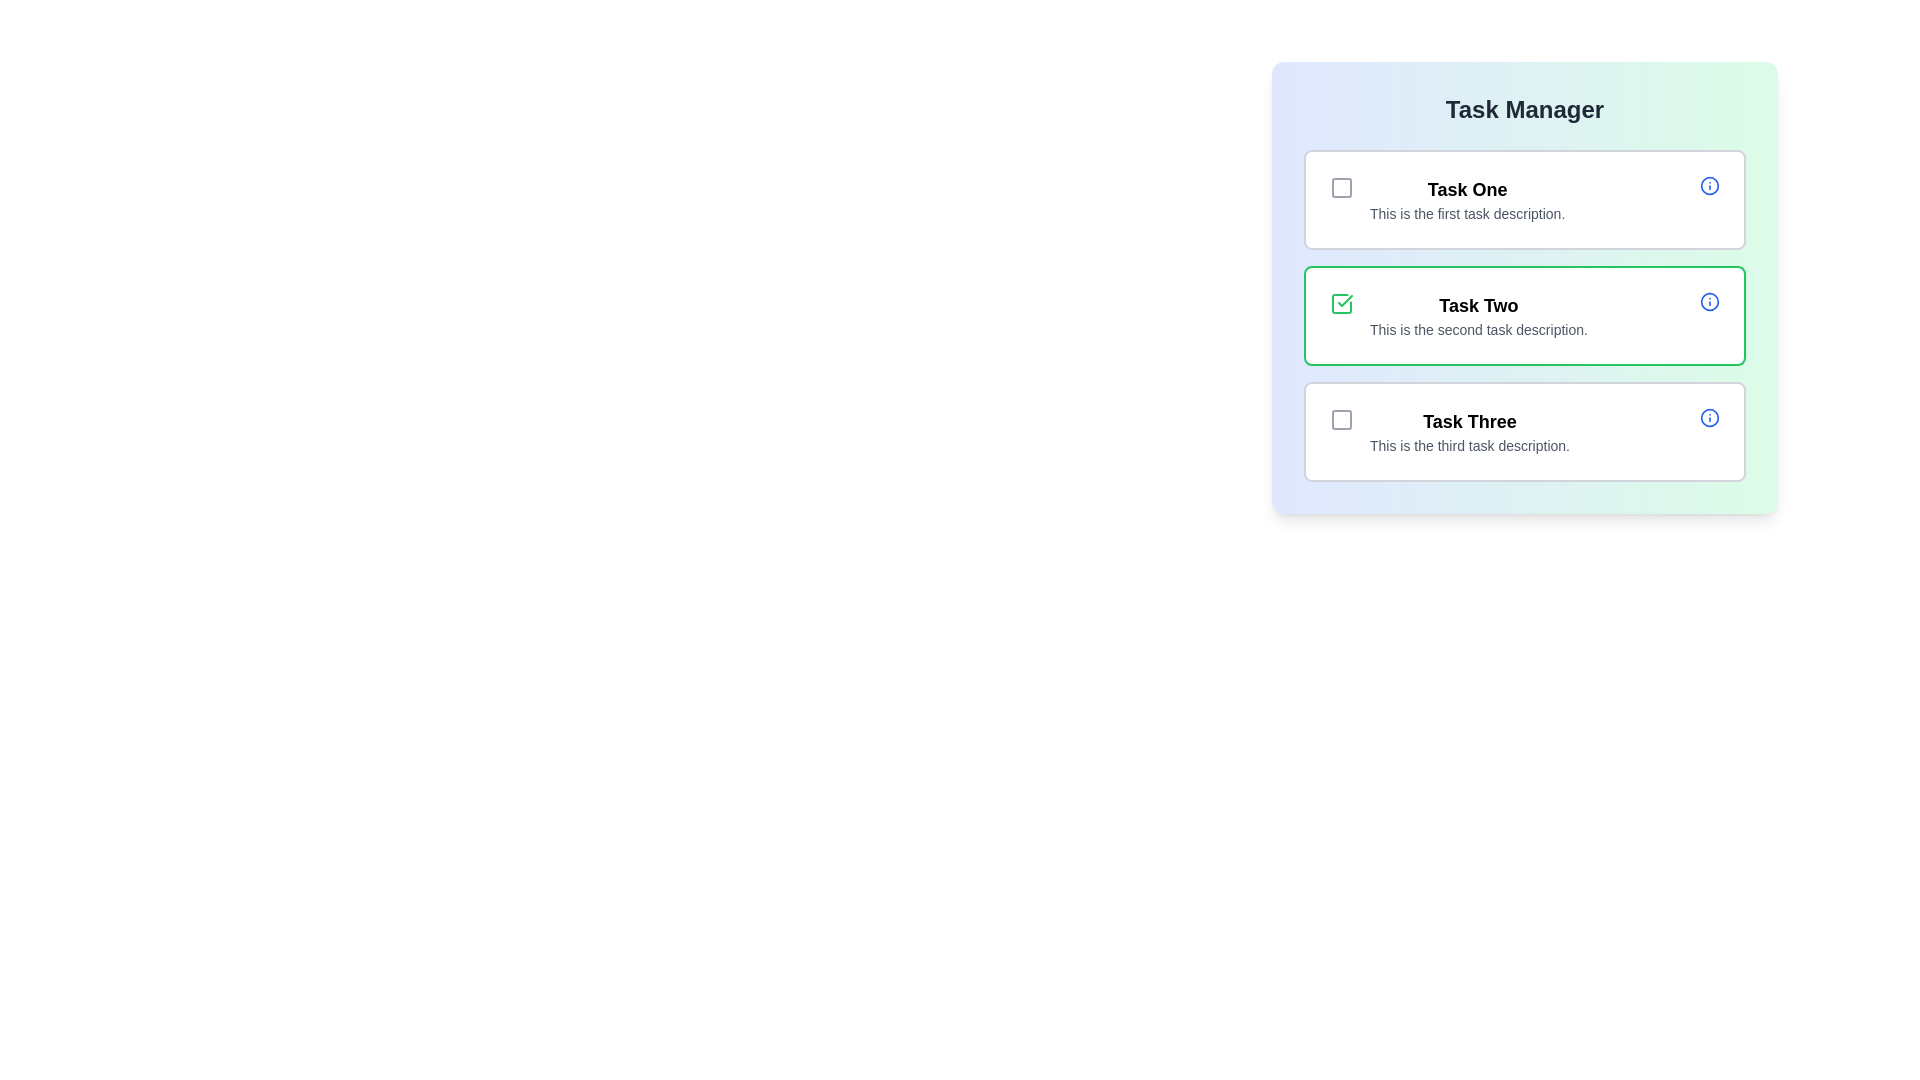  What do you see at coordinates (1342, 304) in the screenshot?
I see `the green checkmark icon in the checkbox located in the 'Task Two' section of the 'Task Manager'` at bounding box center [1342, 304].